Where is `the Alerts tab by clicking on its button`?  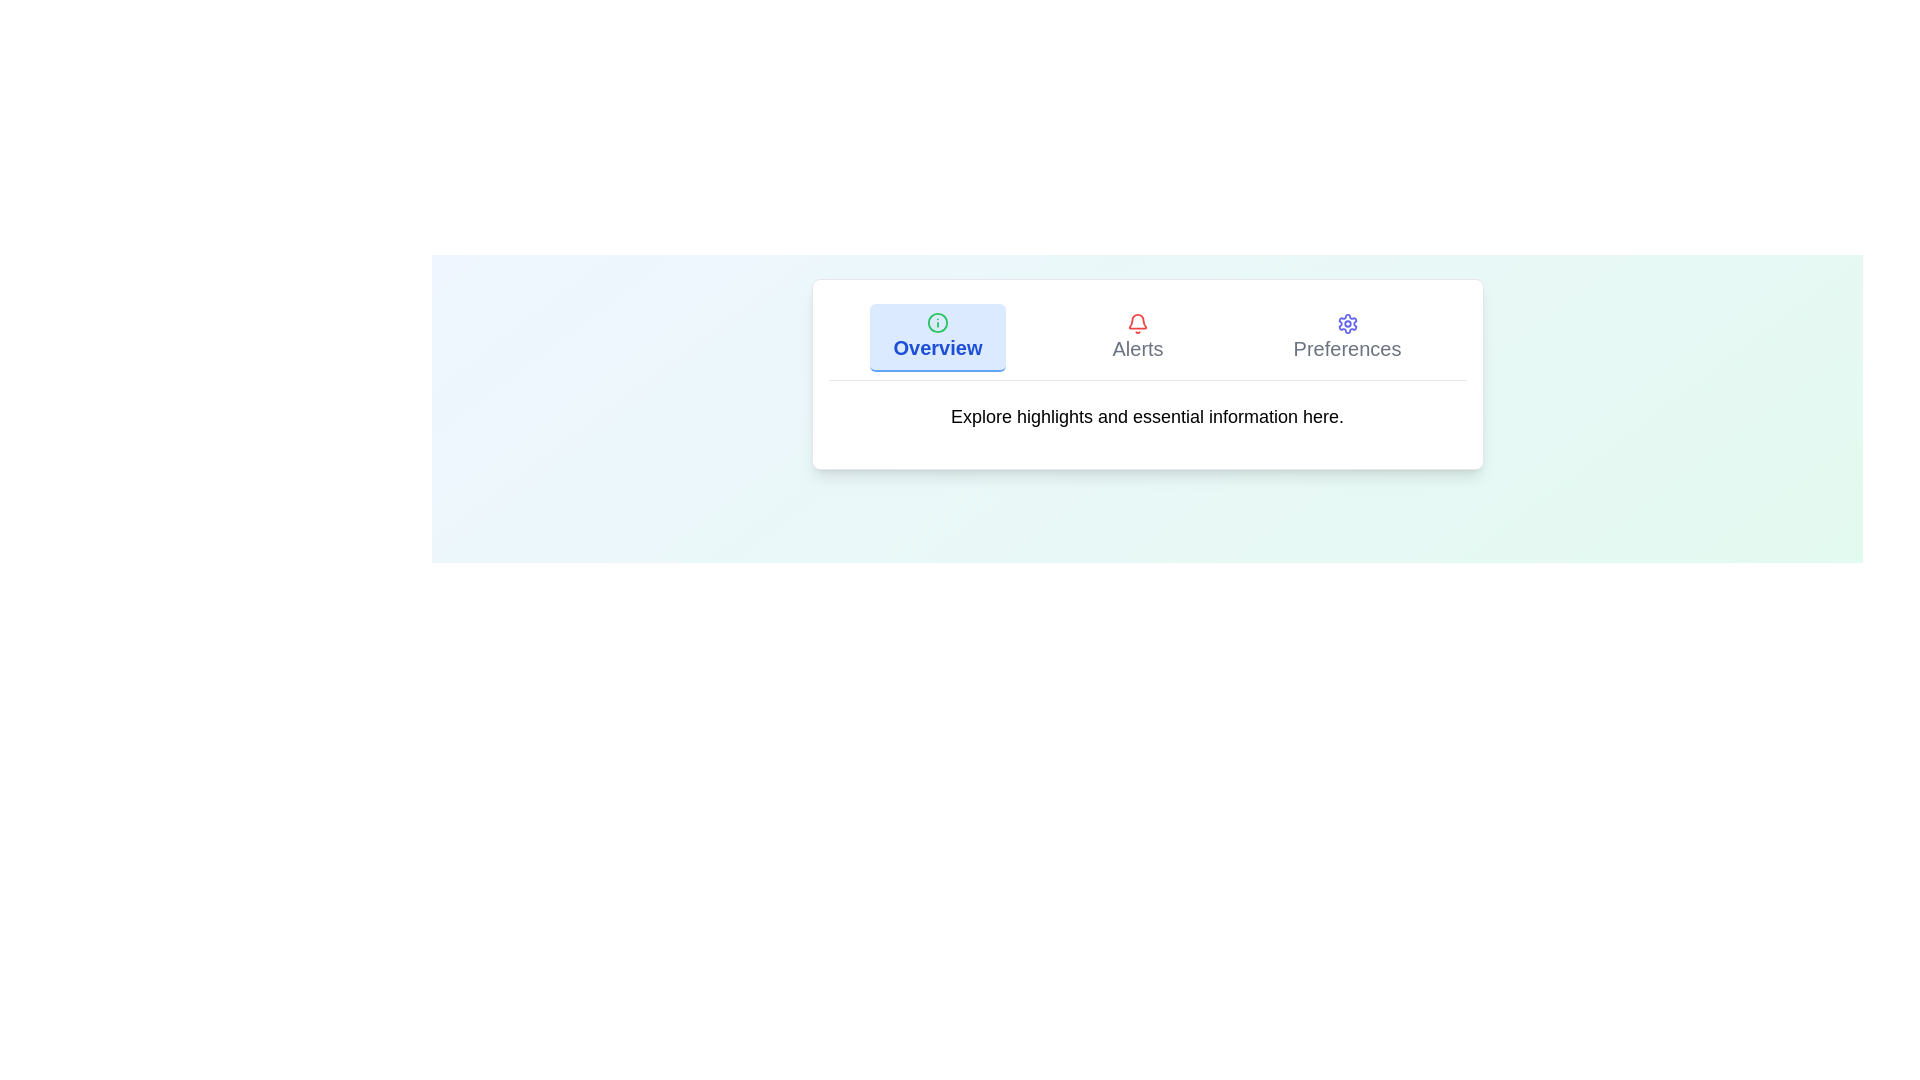 the Alerts tab by clicking on its button is located at coordinates (1137, 337).